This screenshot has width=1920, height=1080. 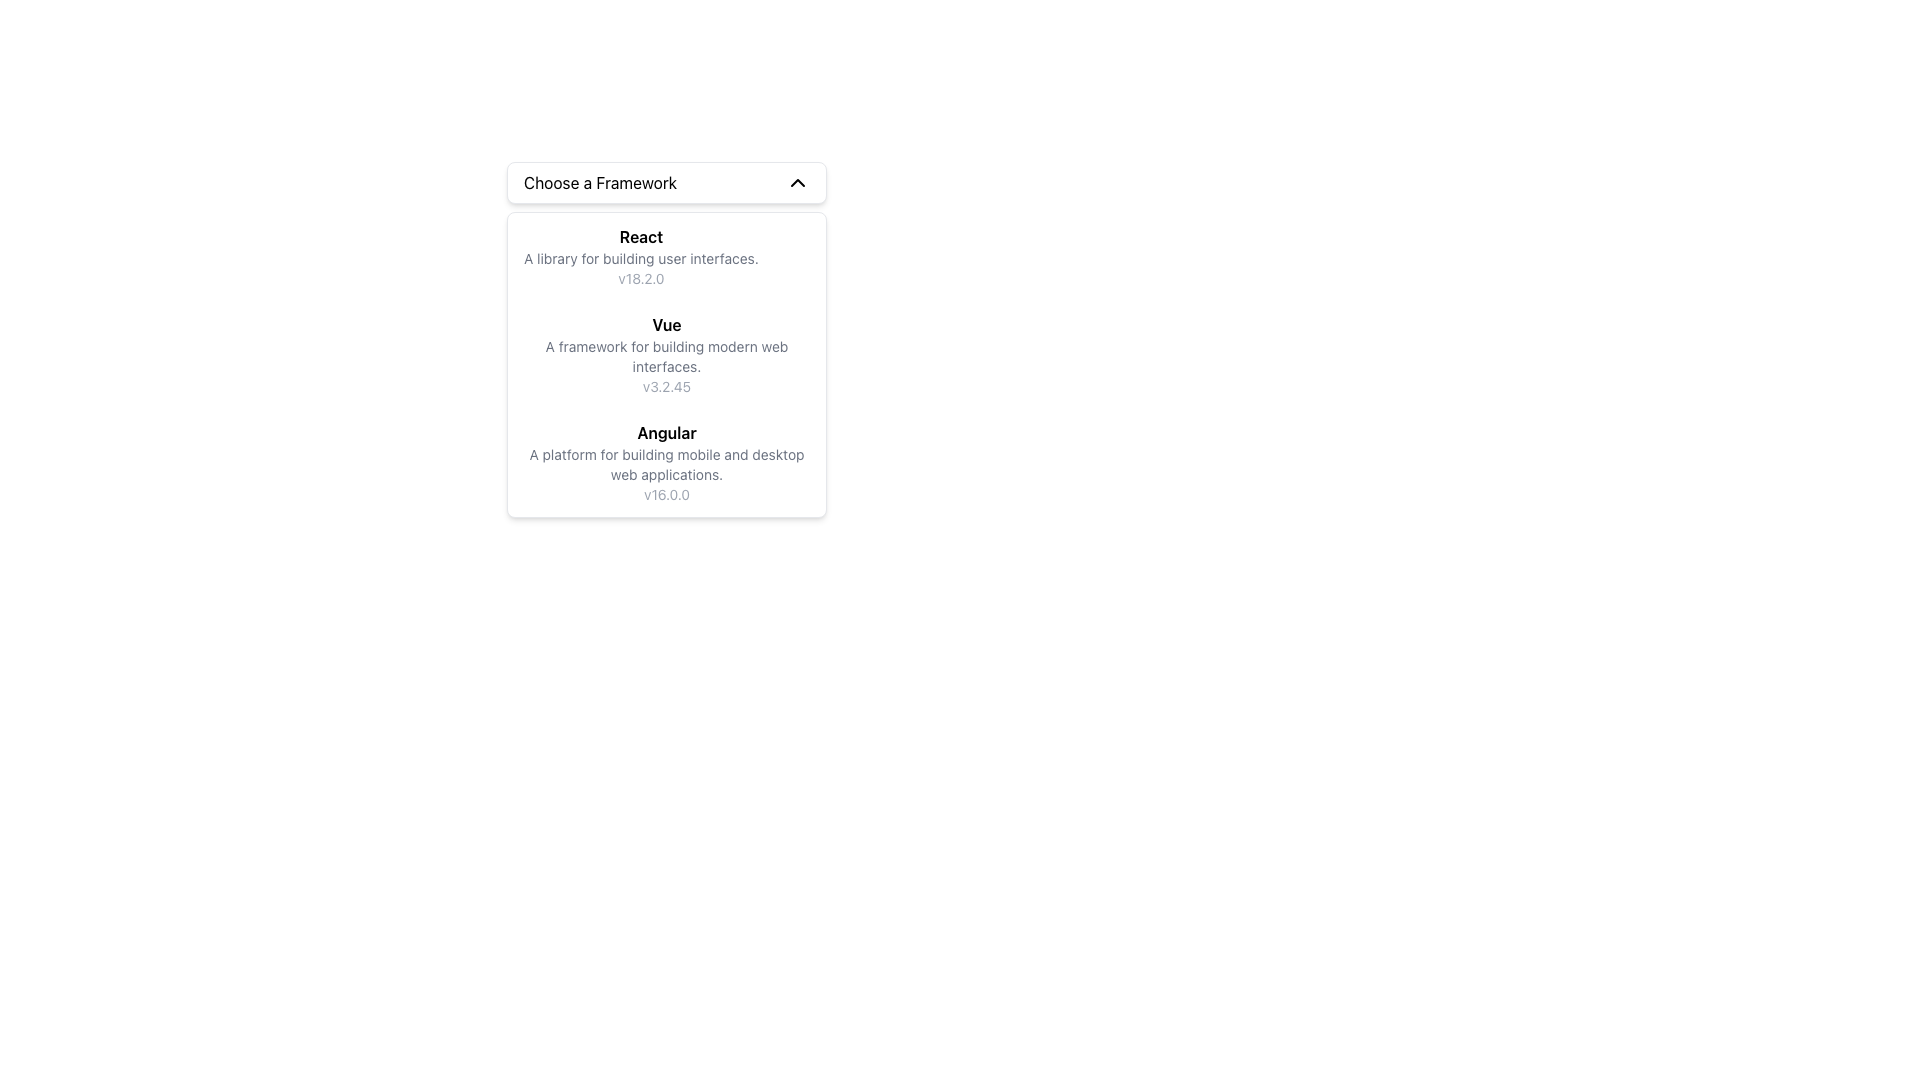 I want to click on the text node displaying 'v16.0.0', which is styled in a small font size and light-gray color, located beneath the Angular description section, so click(x=667, y=494).